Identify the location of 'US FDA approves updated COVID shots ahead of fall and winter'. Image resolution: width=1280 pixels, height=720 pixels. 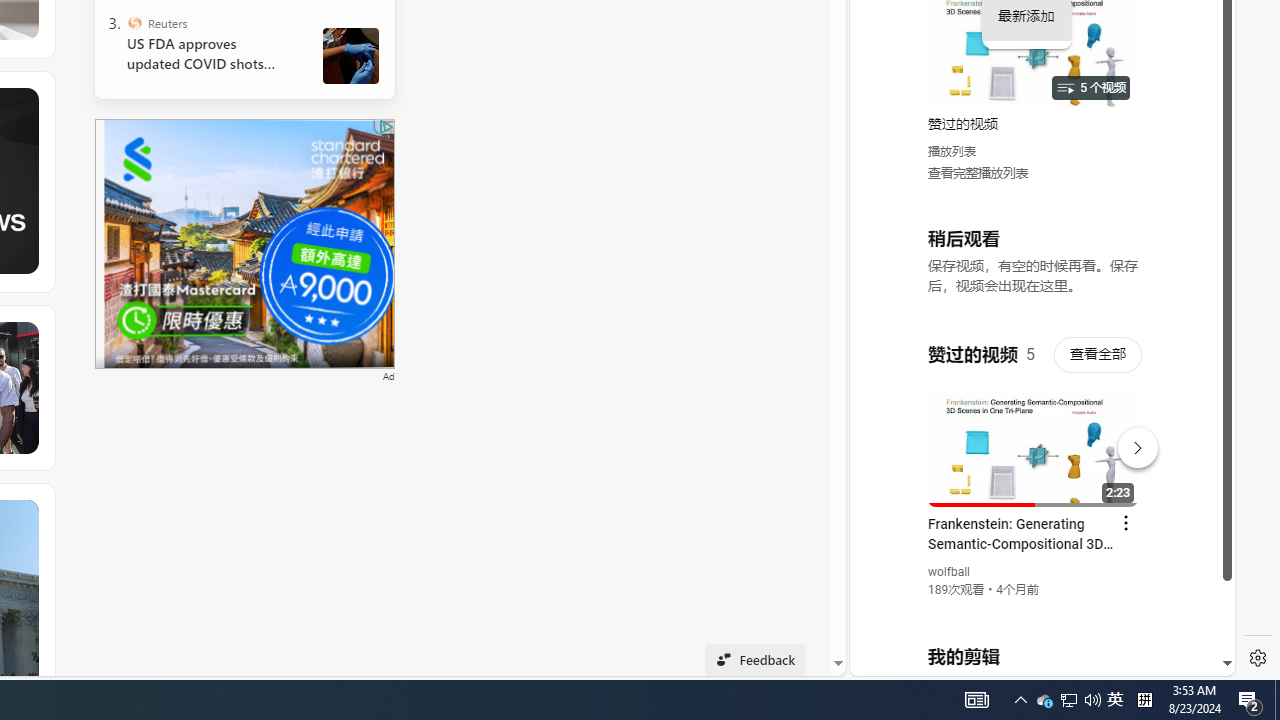
(209, 53).